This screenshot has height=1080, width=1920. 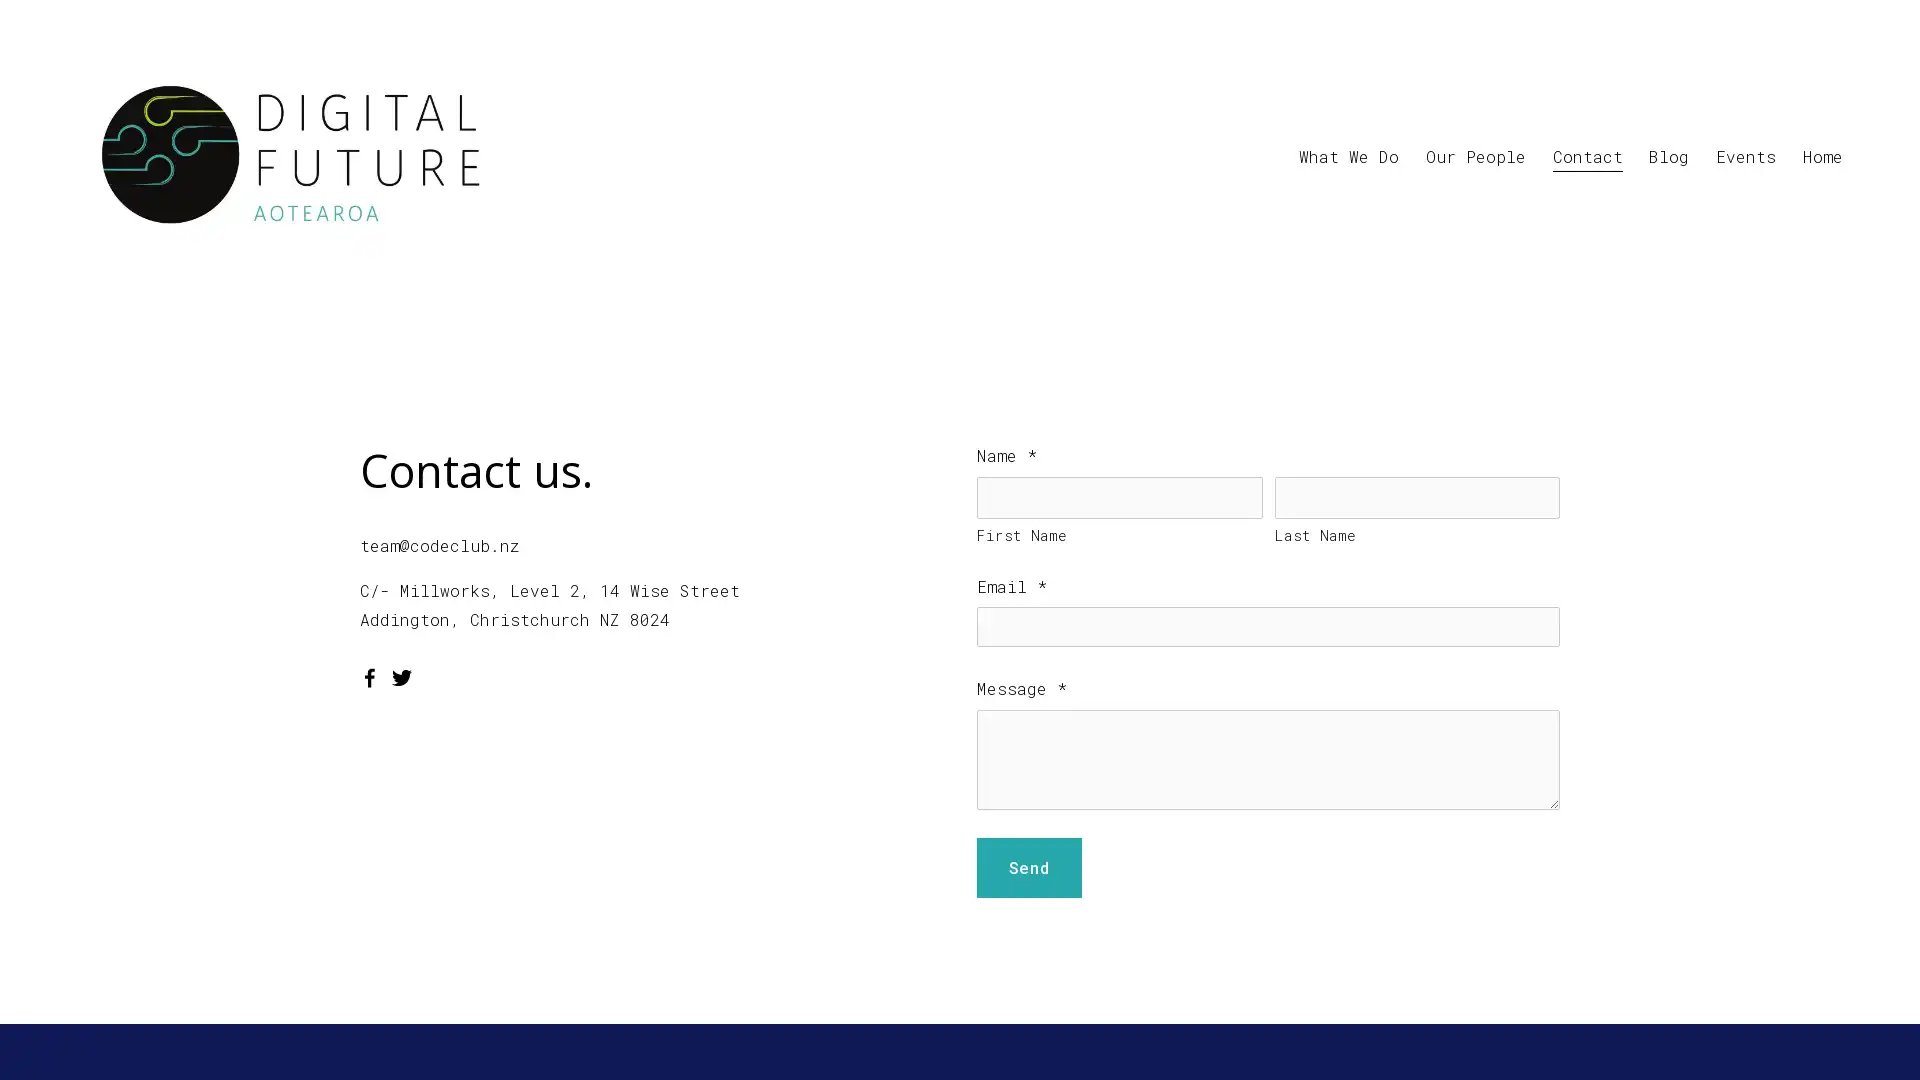 What do you see at coordinates (1028, 866) in the screenshot?
I see `Send` at bounding box center [1028, 866].